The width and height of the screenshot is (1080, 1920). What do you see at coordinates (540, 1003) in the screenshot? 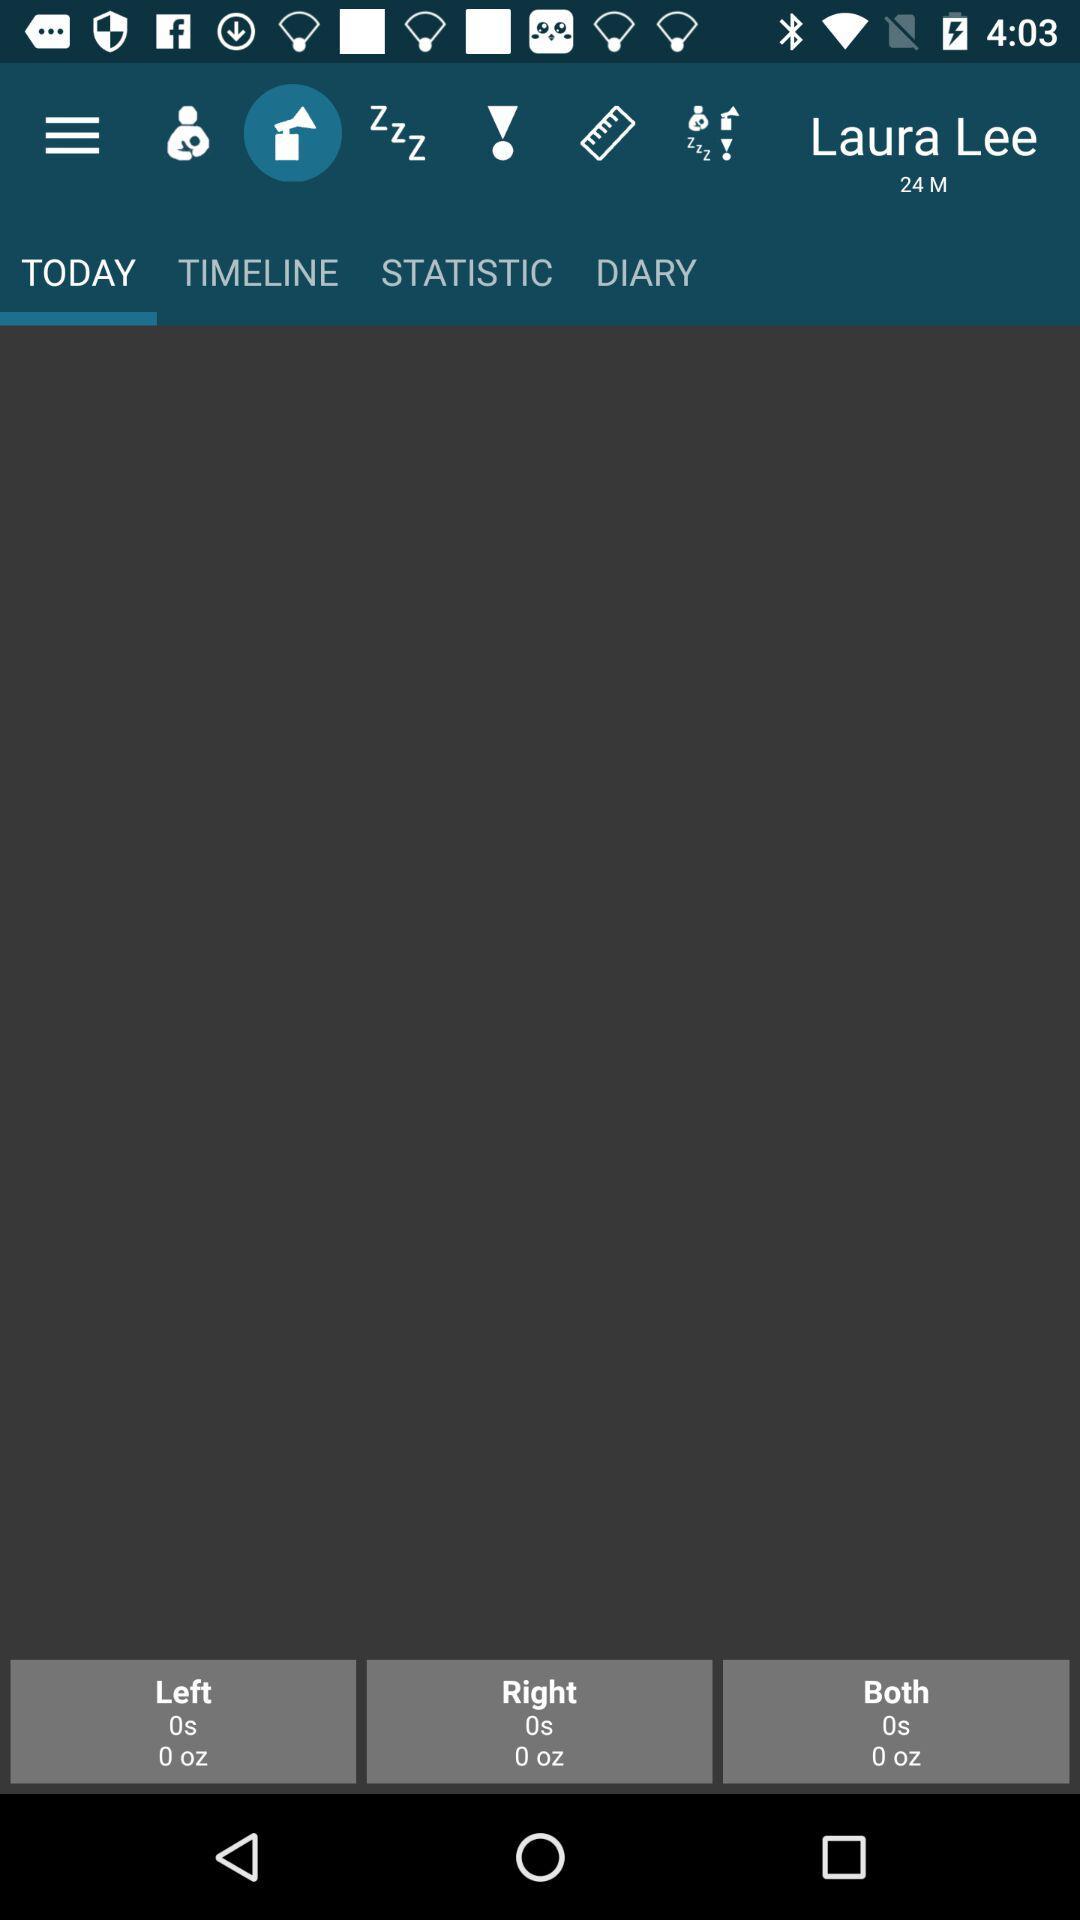
I see `icon at the center` at bounding box center [540, 1003].